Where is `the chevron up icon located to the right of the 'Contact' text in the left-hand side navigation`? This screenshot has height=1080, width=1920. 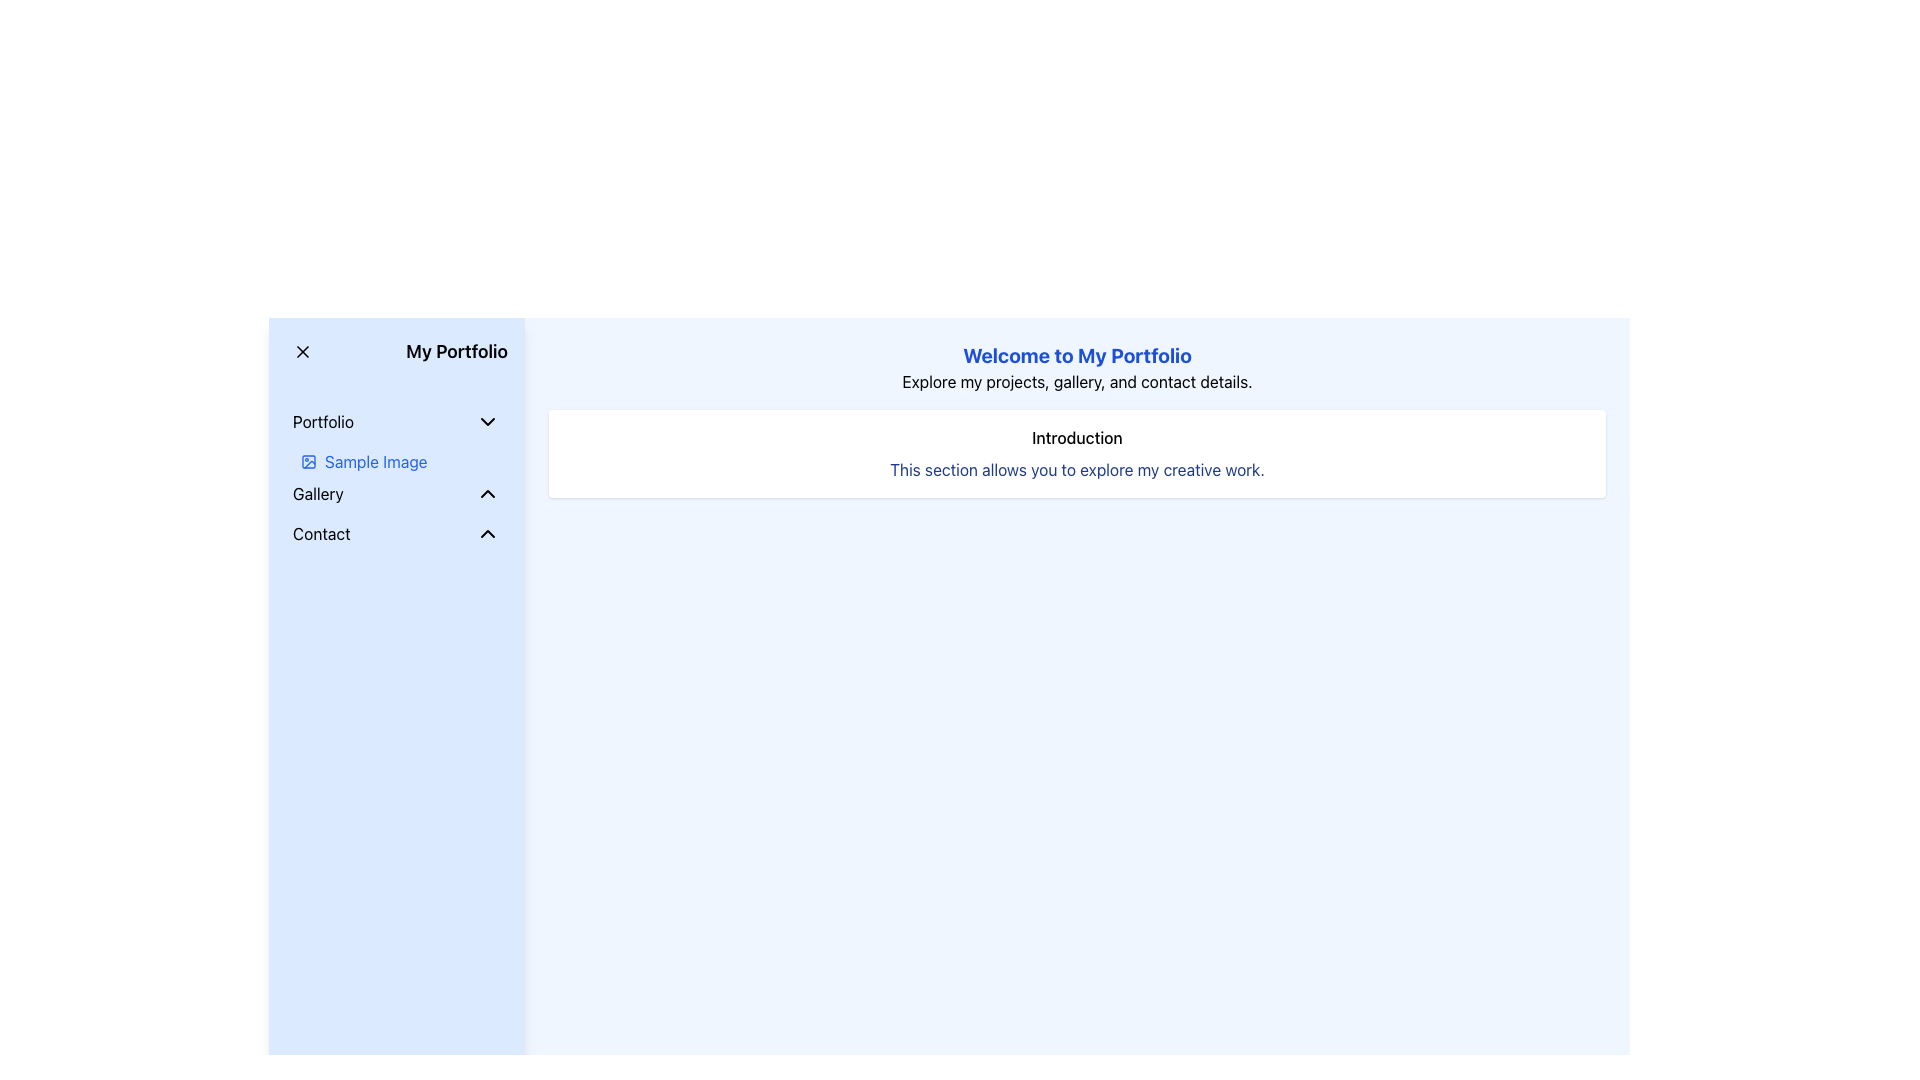
the chevron up icon located to the right of the 'Contact' text in the left-hand side navigation is located at coordinates (488, 532).